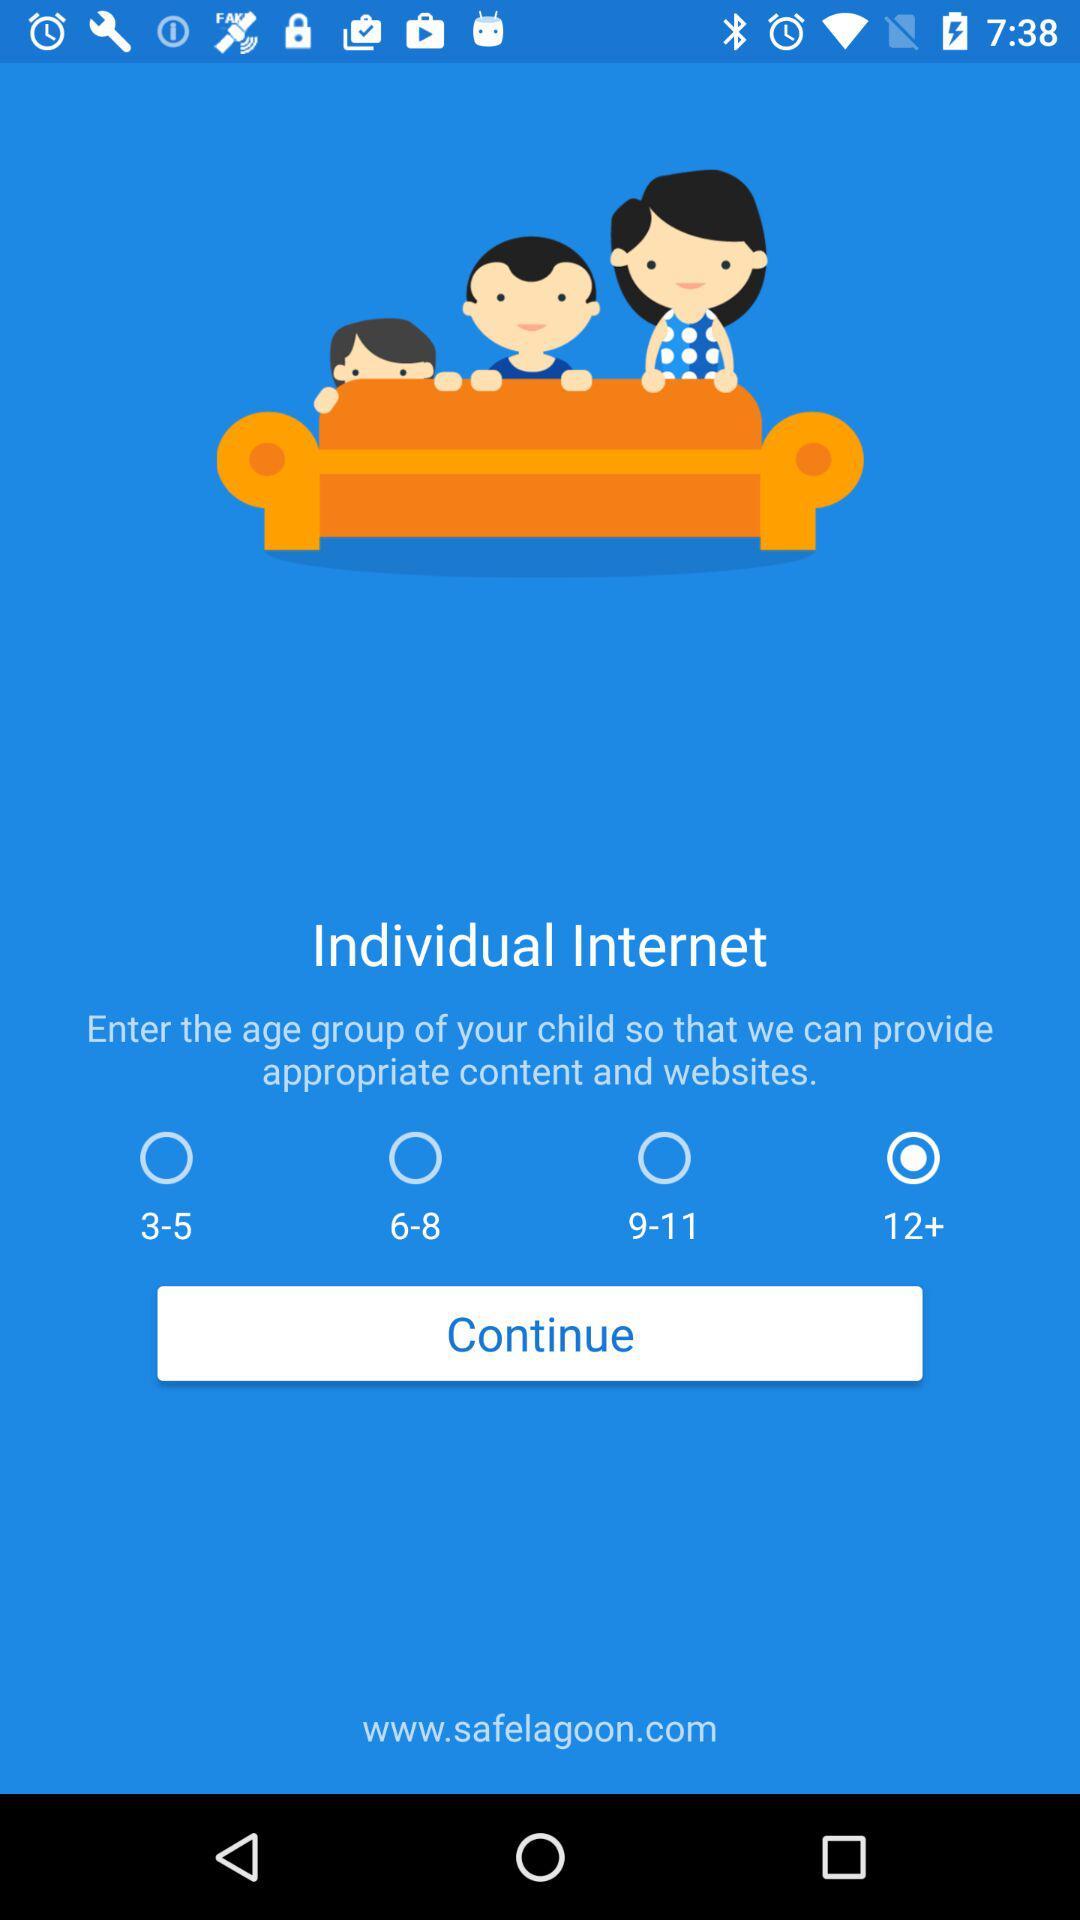  I want to click on the item to the right of 6-8, so click(664, 1182).